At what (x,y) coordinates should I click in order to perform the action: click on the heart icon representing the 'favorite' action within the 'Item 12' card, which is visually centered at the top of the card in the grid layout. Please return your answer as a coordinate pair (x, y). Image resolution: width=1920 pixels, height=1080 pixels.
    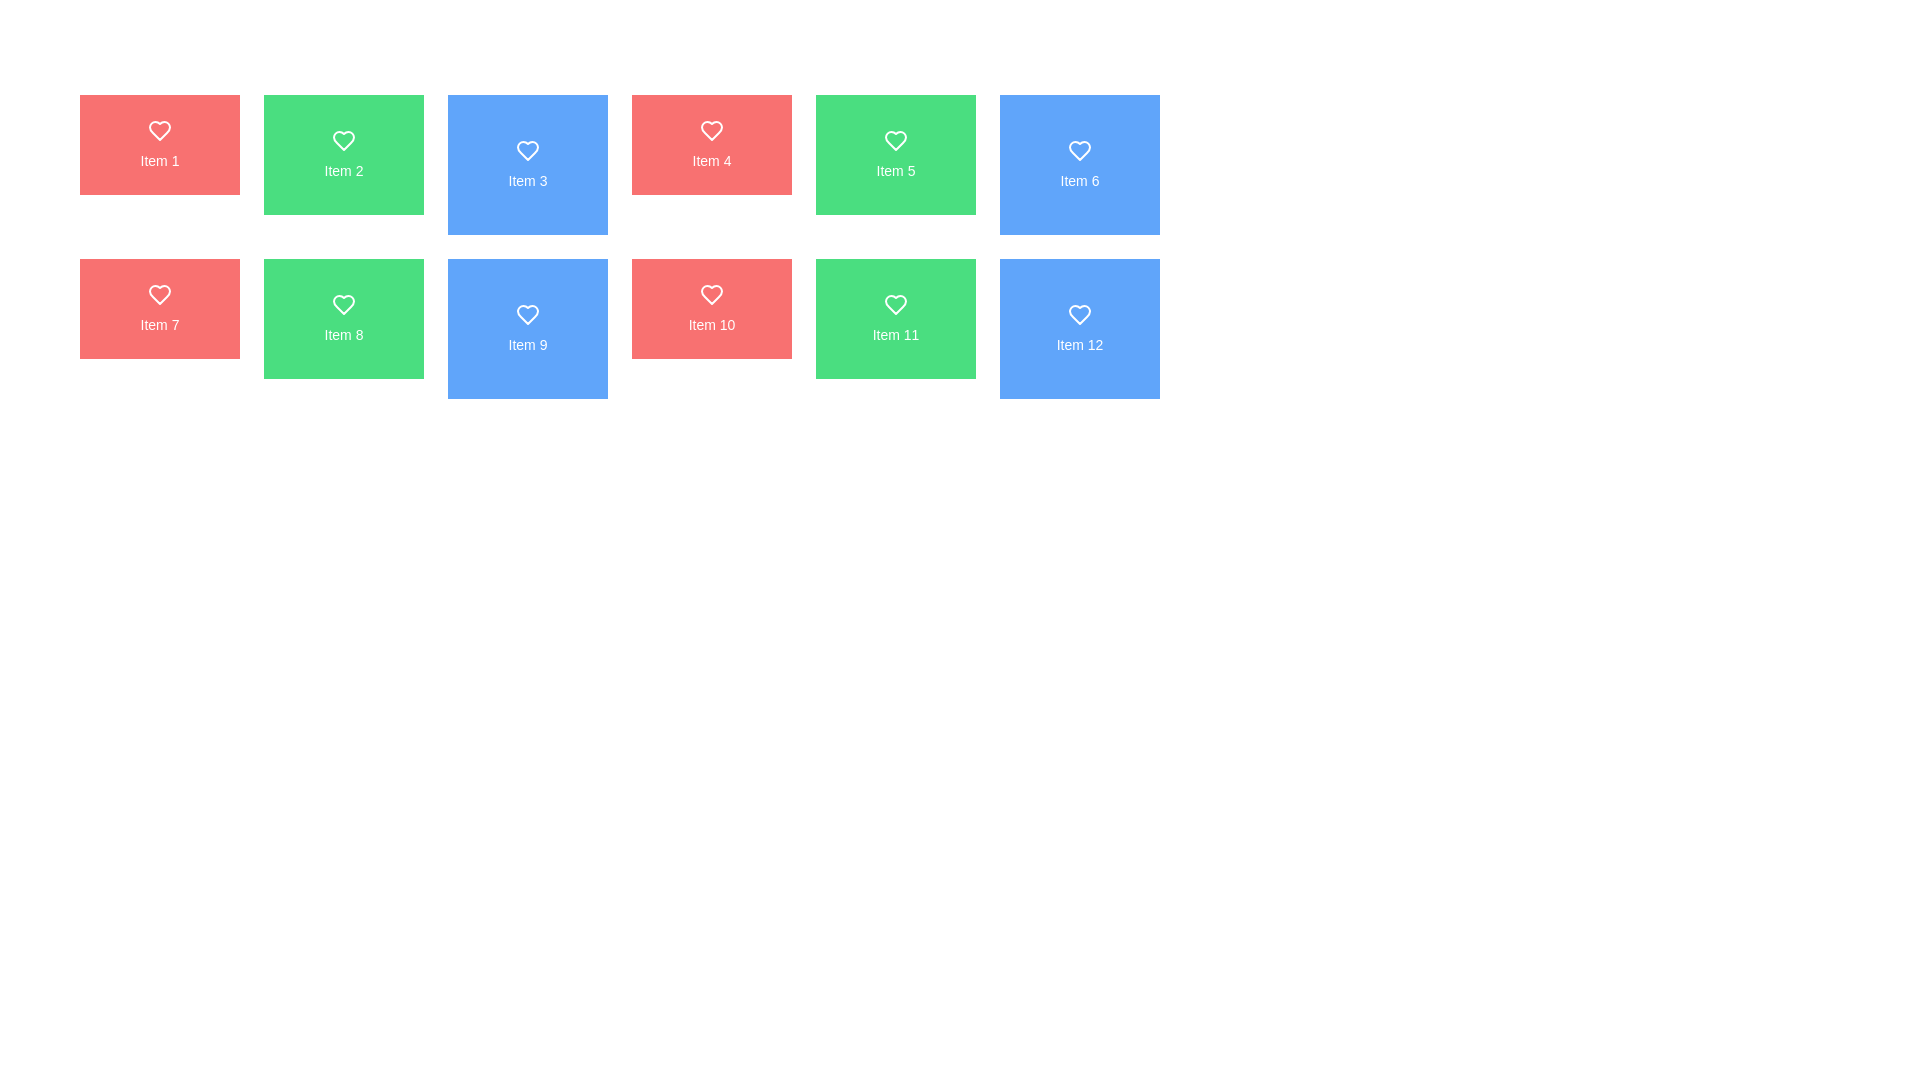
    Looking at the image, I should click on (1079, 315).